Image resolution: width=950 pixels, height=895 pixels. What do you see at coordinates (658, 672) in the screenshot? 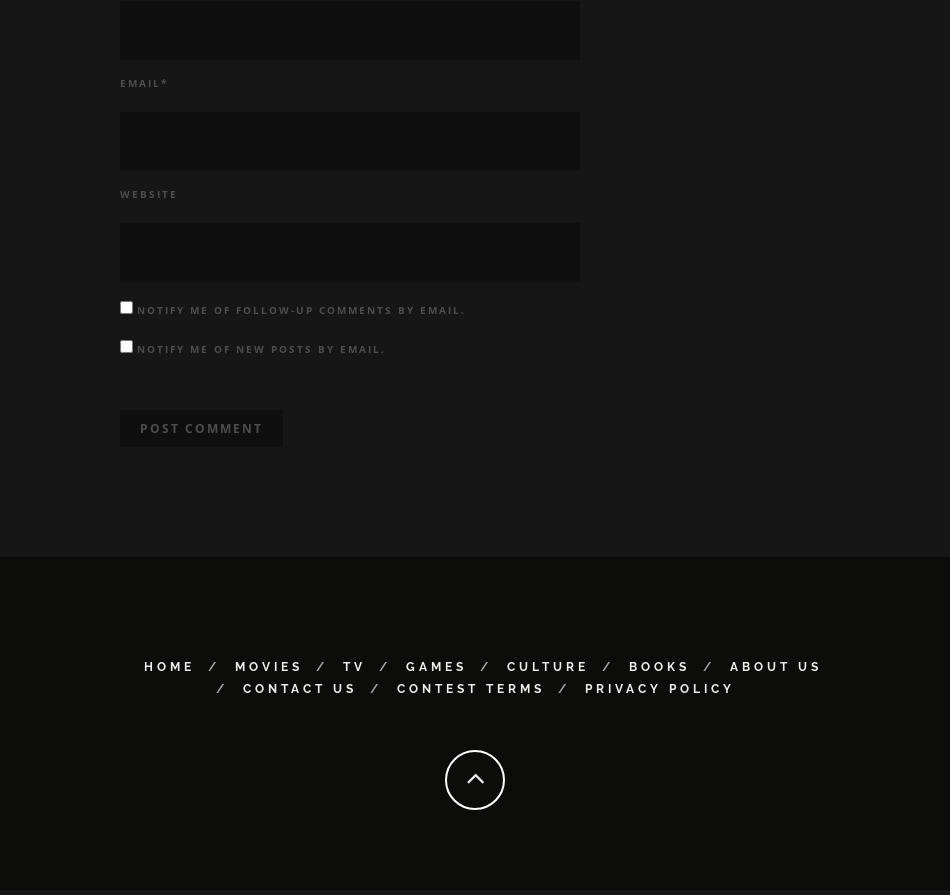
I see `'Books'` at bounding box center [658, 672].